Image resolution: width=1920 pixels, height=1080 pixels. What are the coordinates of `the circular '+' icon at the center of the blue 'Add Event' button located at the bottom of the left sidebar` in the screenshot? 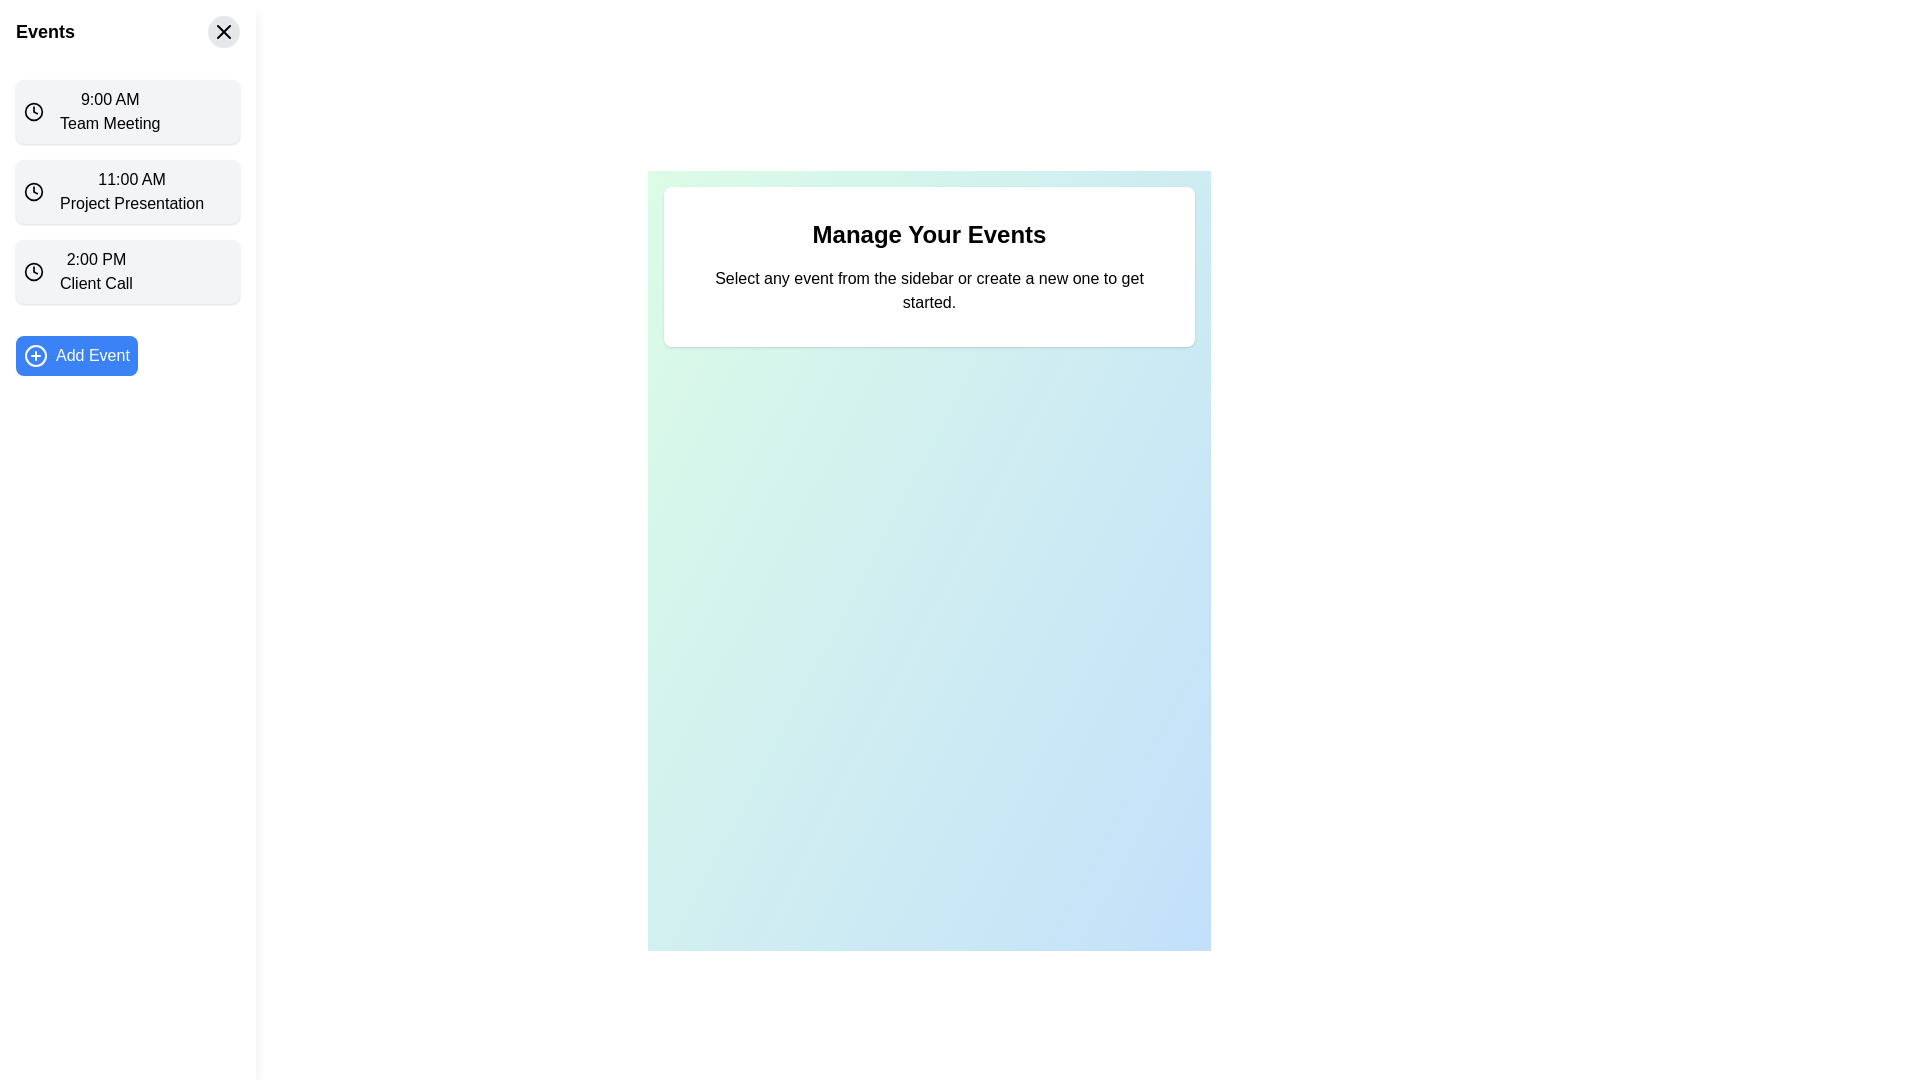 It's located at (35, 354).